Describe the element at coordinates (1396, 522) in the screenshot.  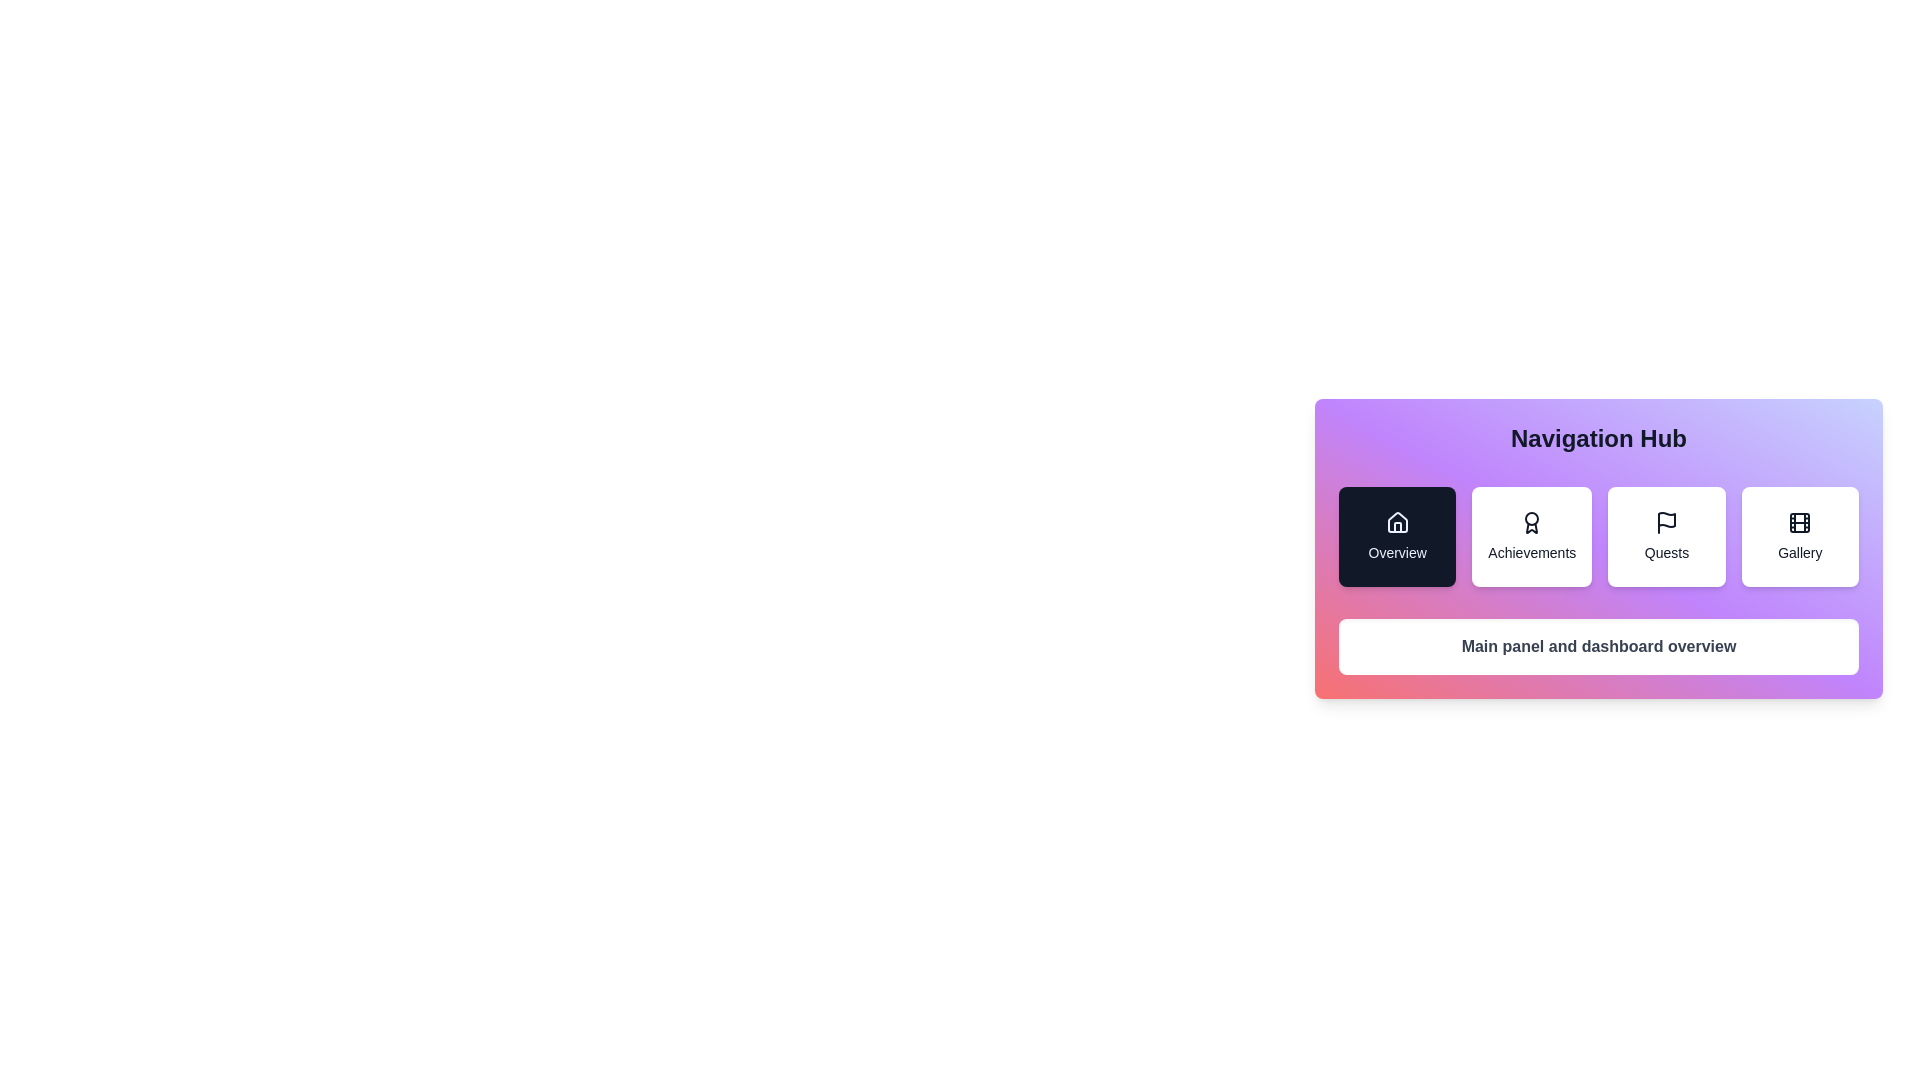
I see `the 'Overview' icon in the Navigation Hub` at that location.